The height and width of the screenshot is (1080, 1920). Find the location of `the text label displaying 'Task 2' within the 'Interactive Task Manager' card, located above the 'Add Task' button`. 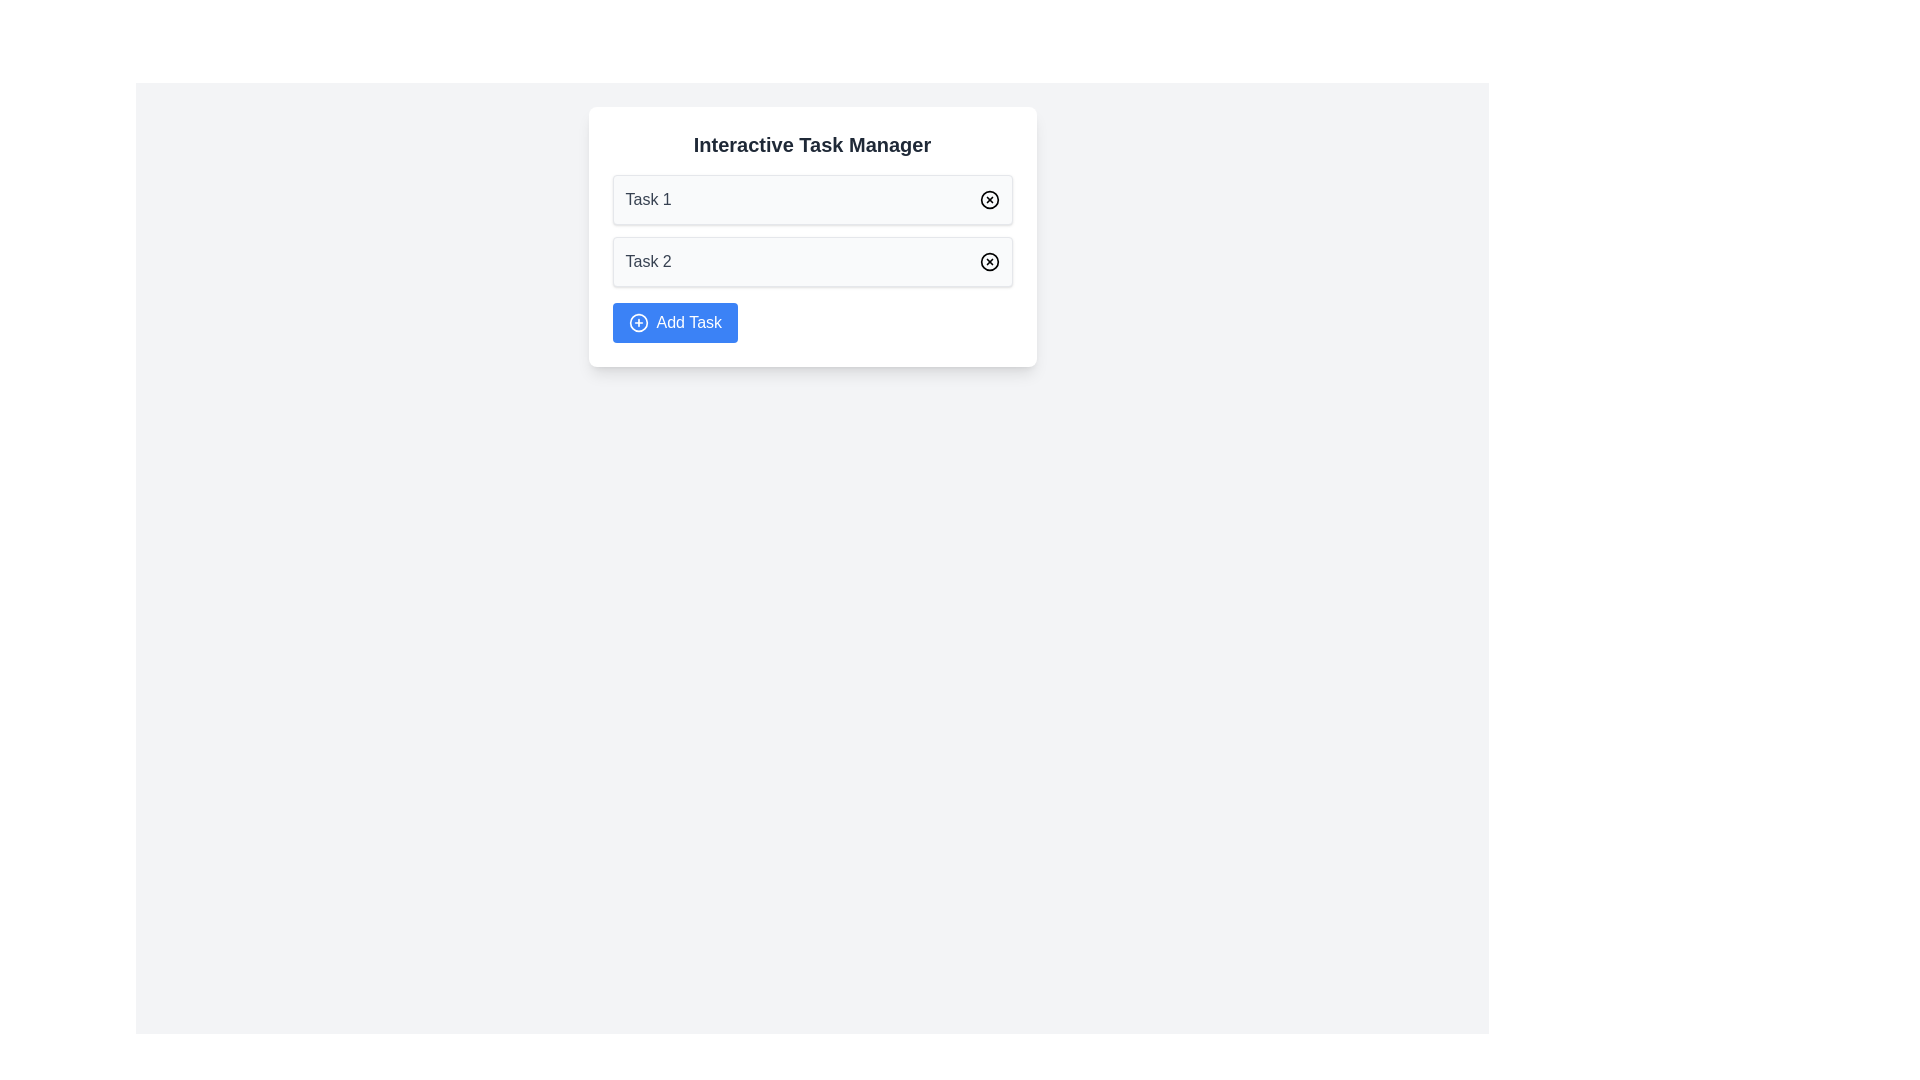

the text label displaying 'Task 2' within the 'Interactive Task Manager' card, located above the 'Add Task' button is located at coordinates (648, 261).